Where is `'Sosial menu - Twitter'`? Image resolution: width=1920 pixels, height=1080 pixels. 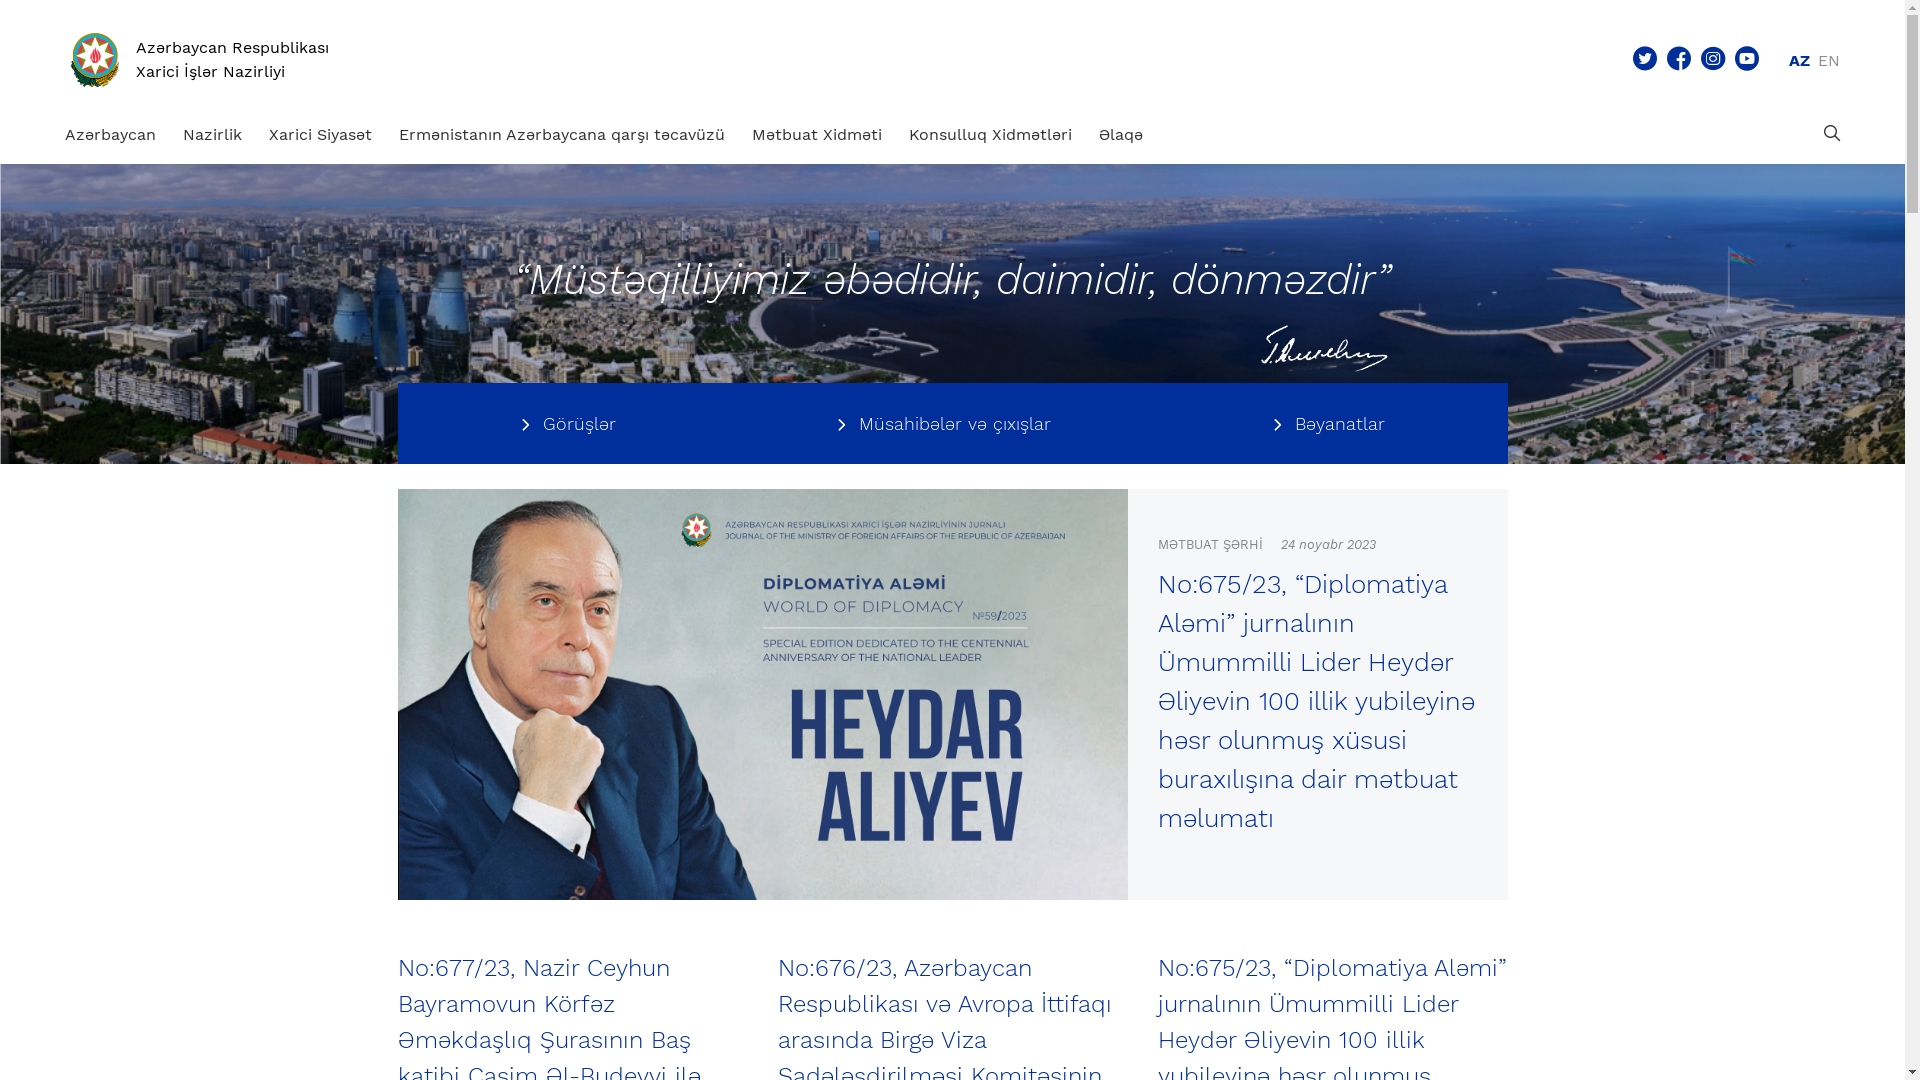
'Sosial menu - Twitter' is located at coordinates (1645, 59).